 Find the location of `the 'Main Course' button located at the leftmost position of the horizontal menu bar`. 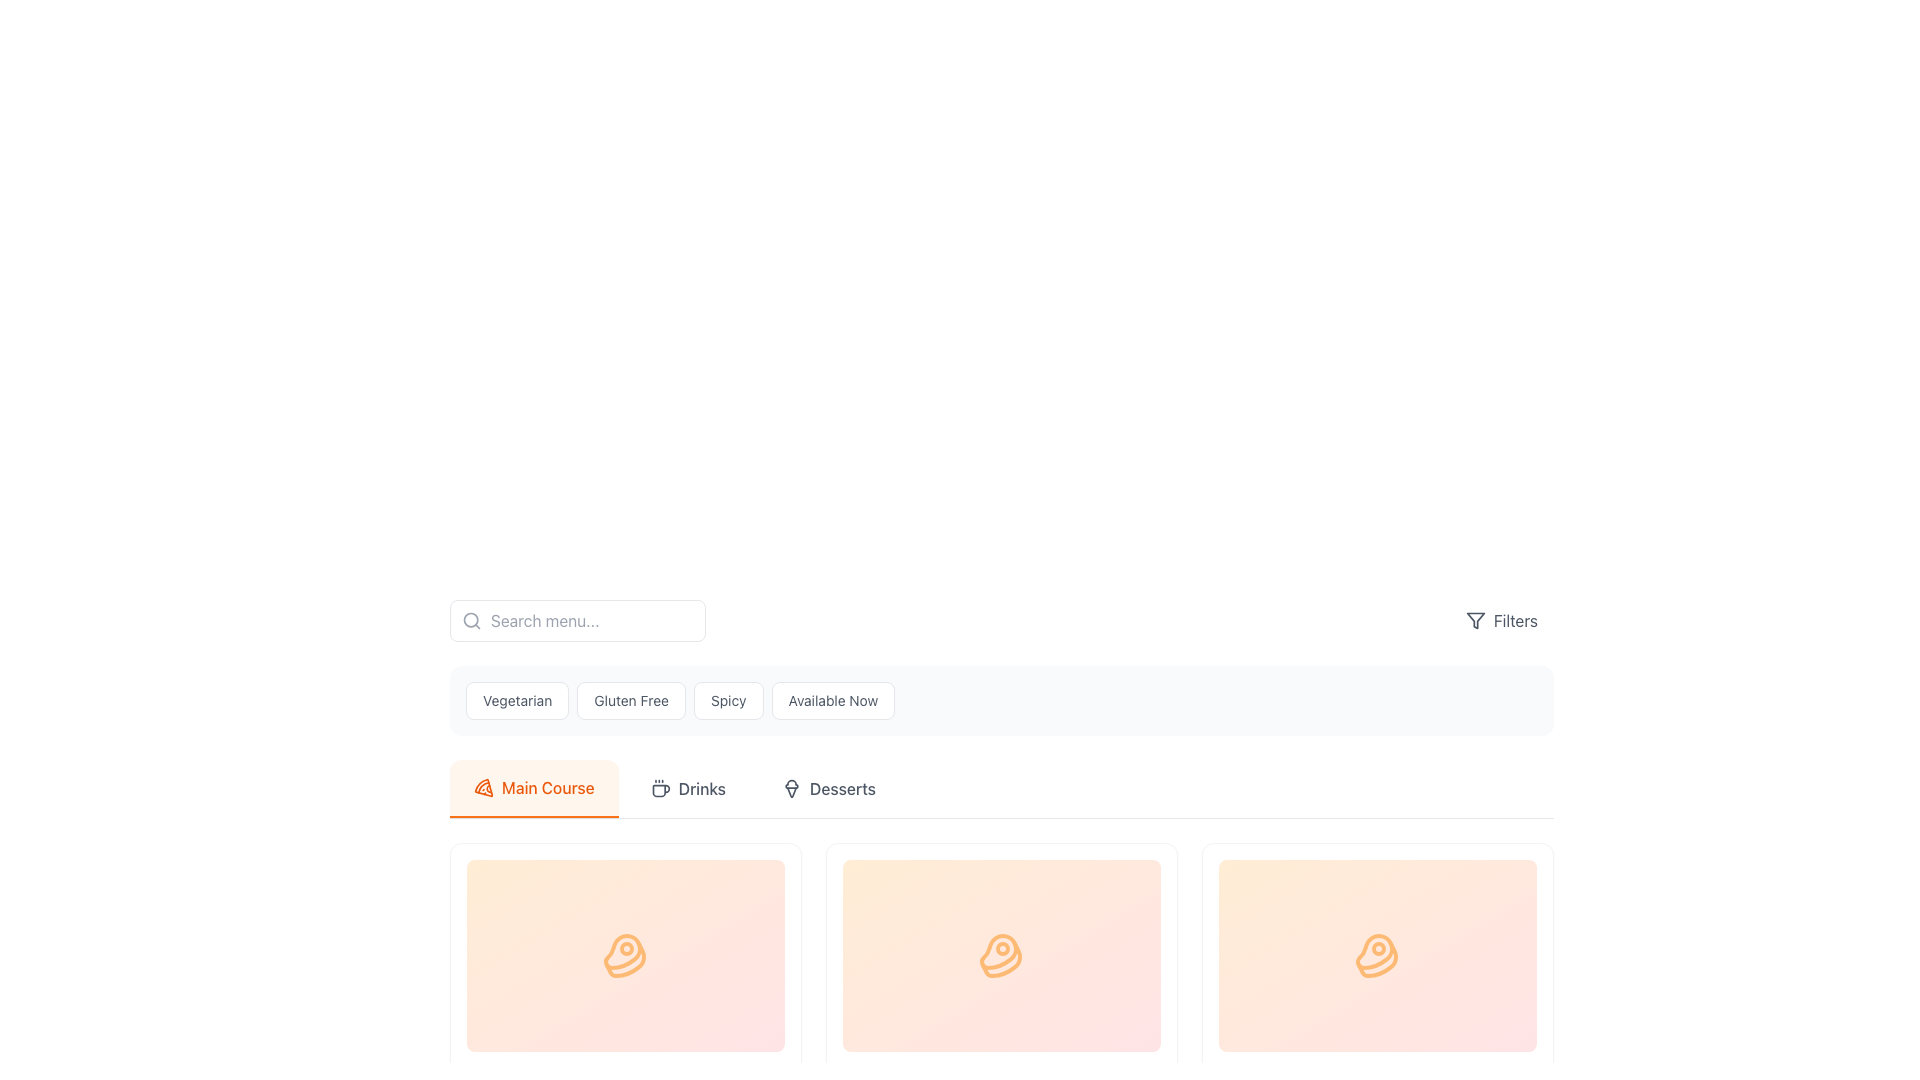

the 'Main Course' button located at the leftmost position of the horizontal menu bar is located at coordinates (534, 788).